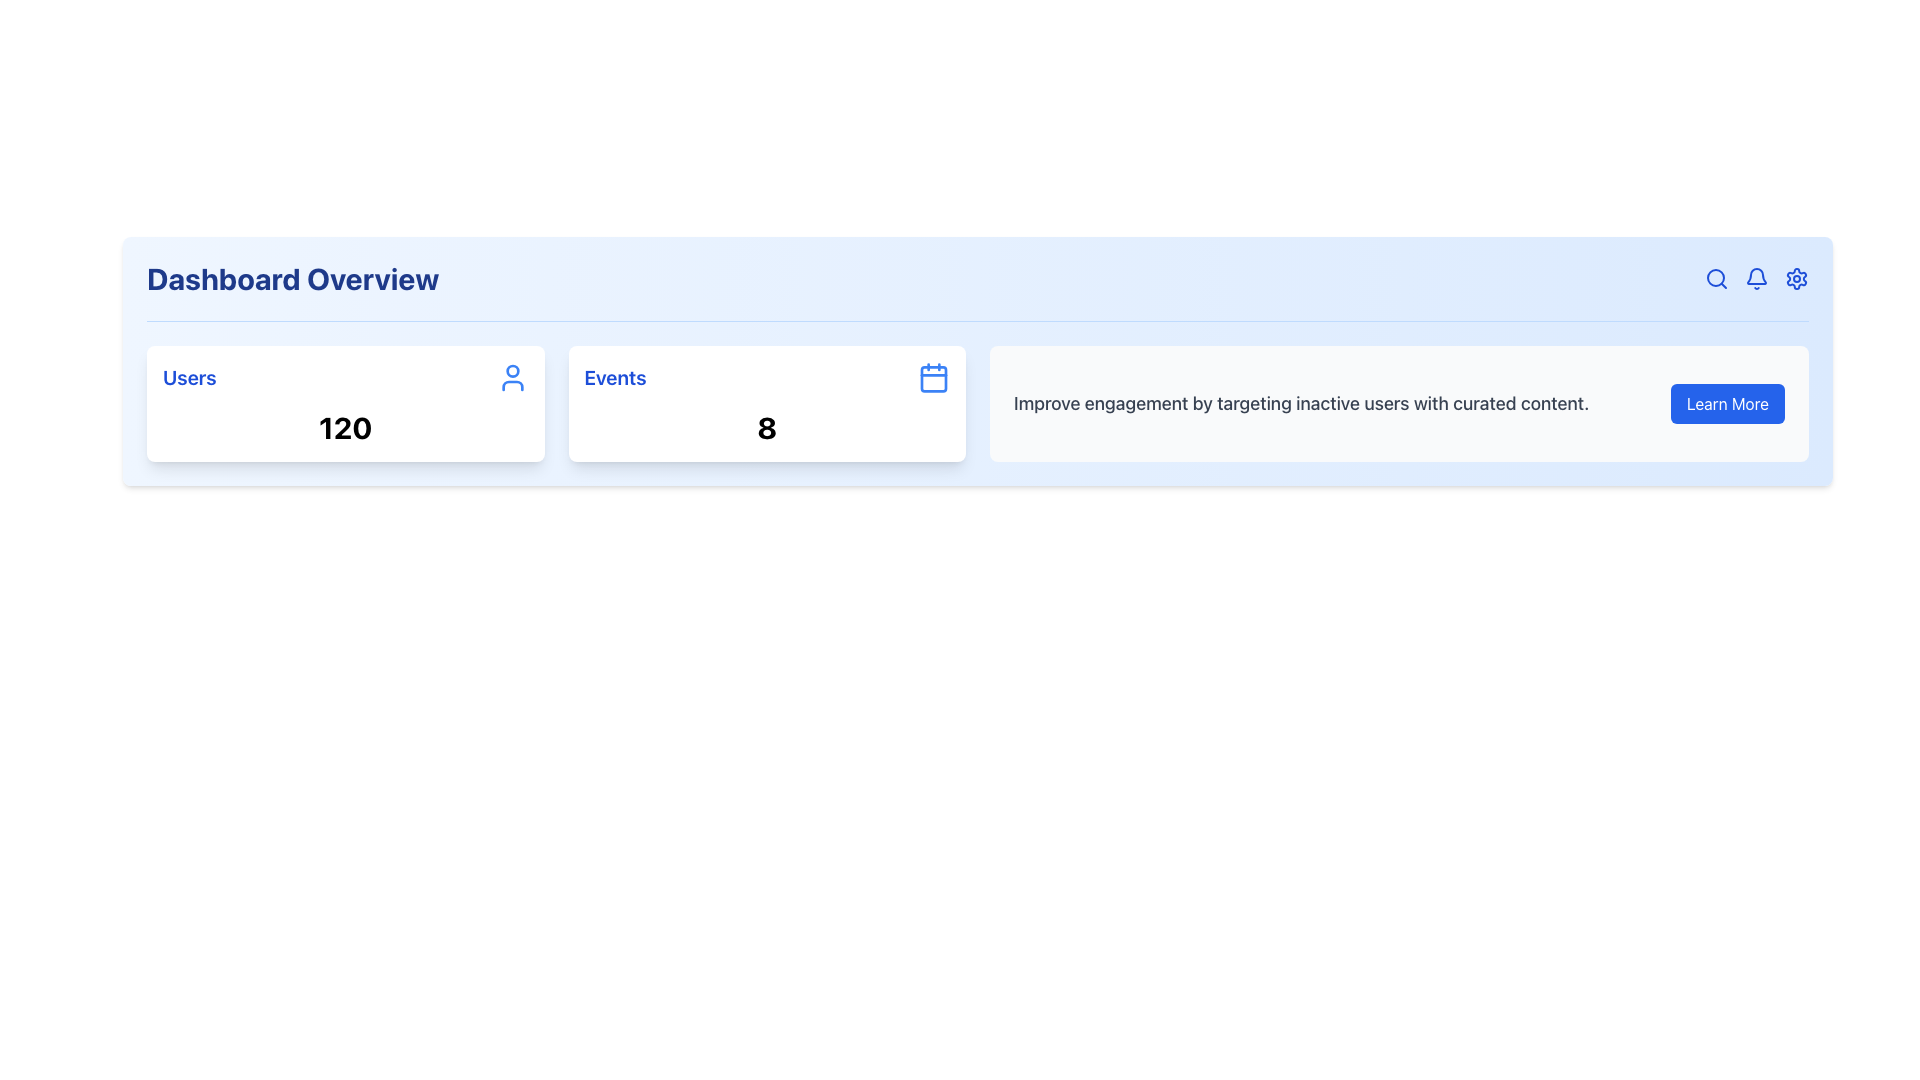  Describe the element at coordinates (614, 378) in the screenshot. I see `text content of the Text Label that describes the nearby numeric value, which is centrally aligned vertically within its section and positioned slightly to the left of the calendar icon` at that location.